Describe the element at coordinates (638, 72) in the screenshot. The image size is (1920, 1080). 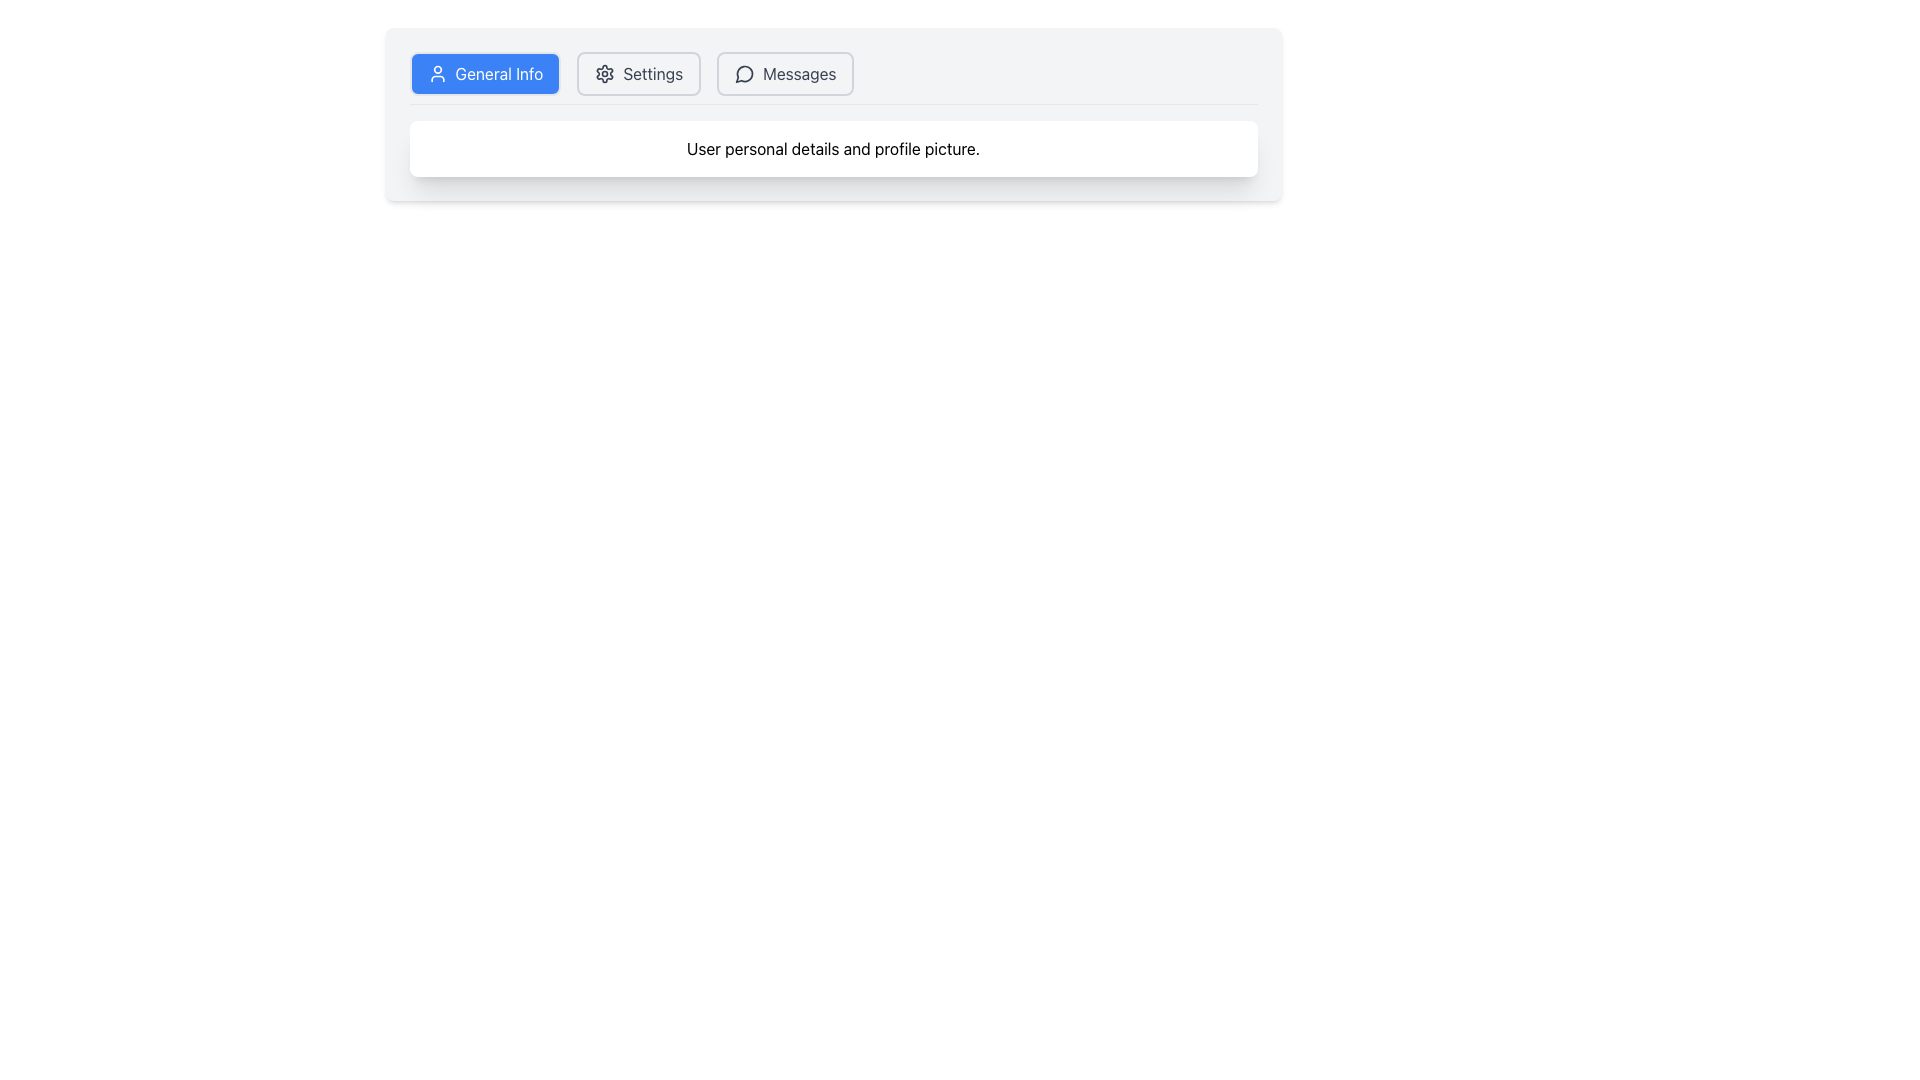
I see `the navigational button located between the 'General Info' and 'Messages' buttons` at that location.